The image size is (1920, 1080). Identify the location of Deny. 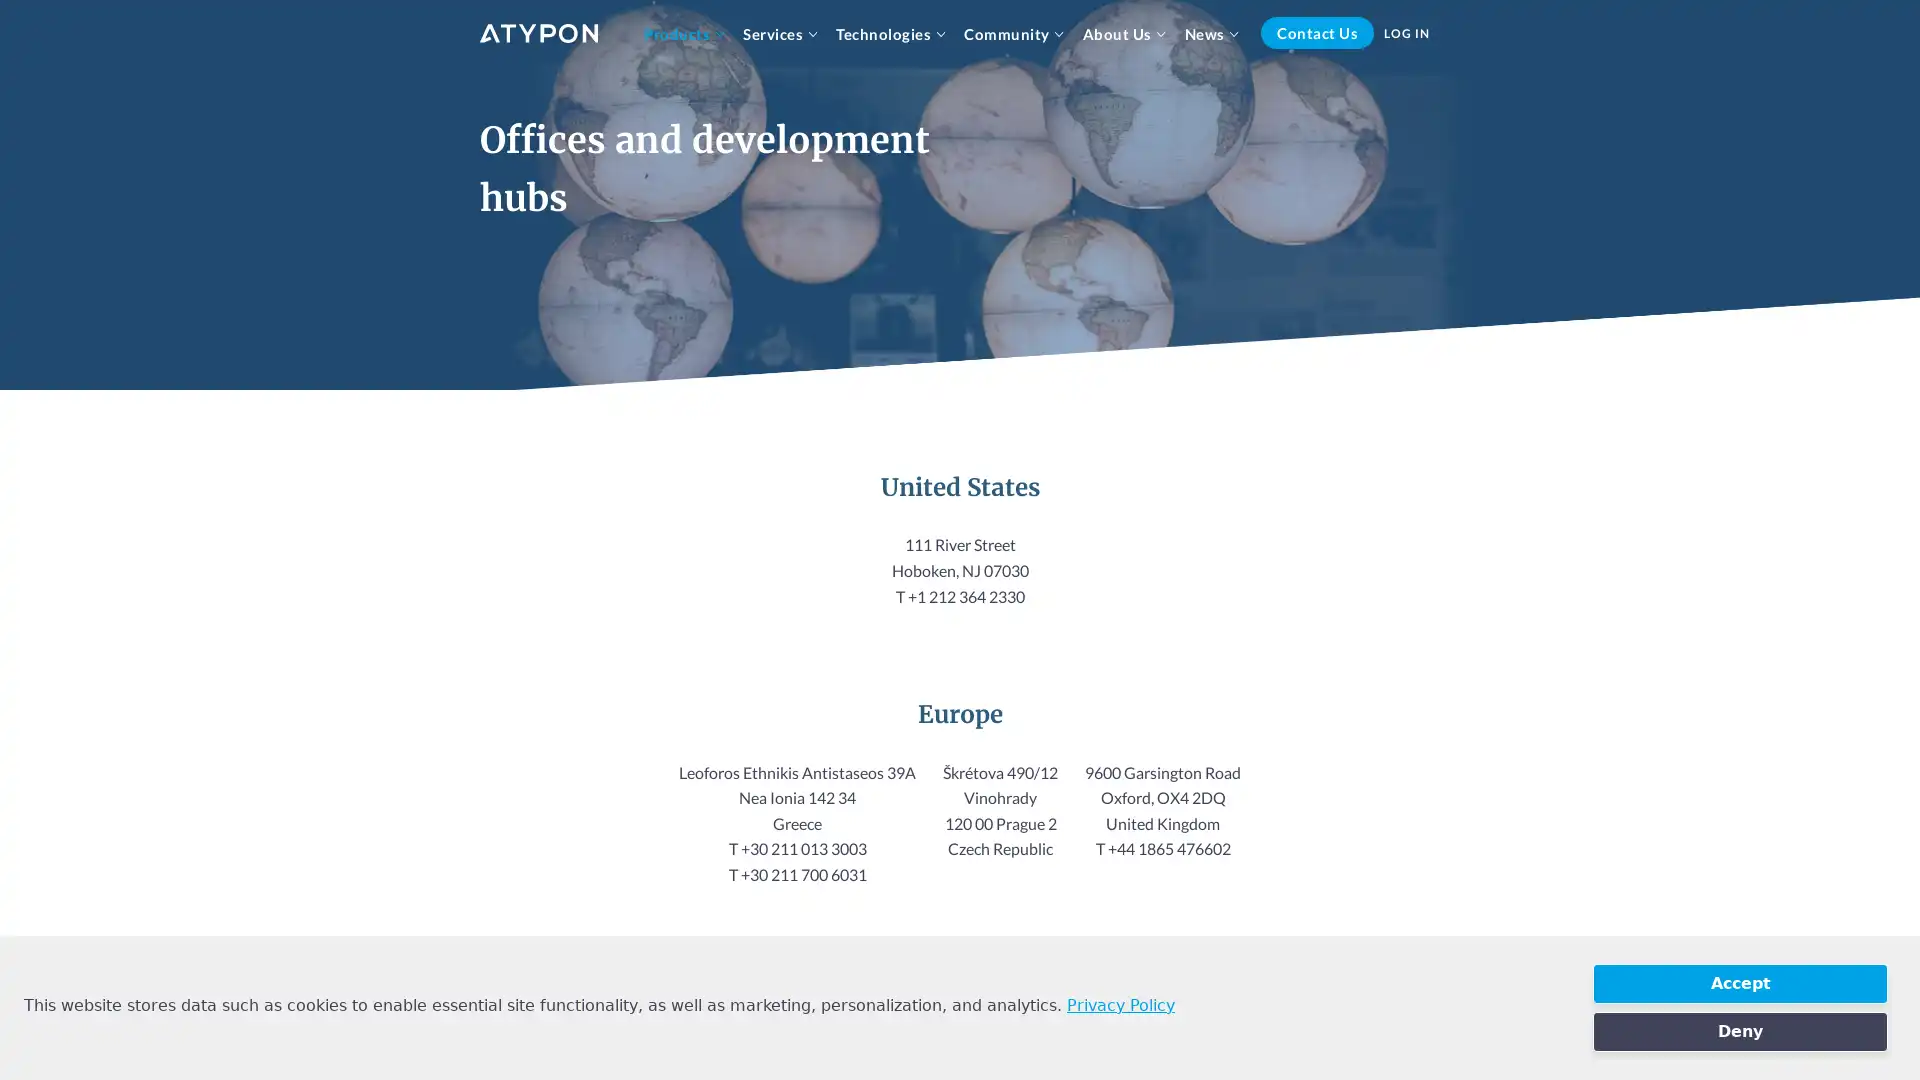
(1739, 1032).